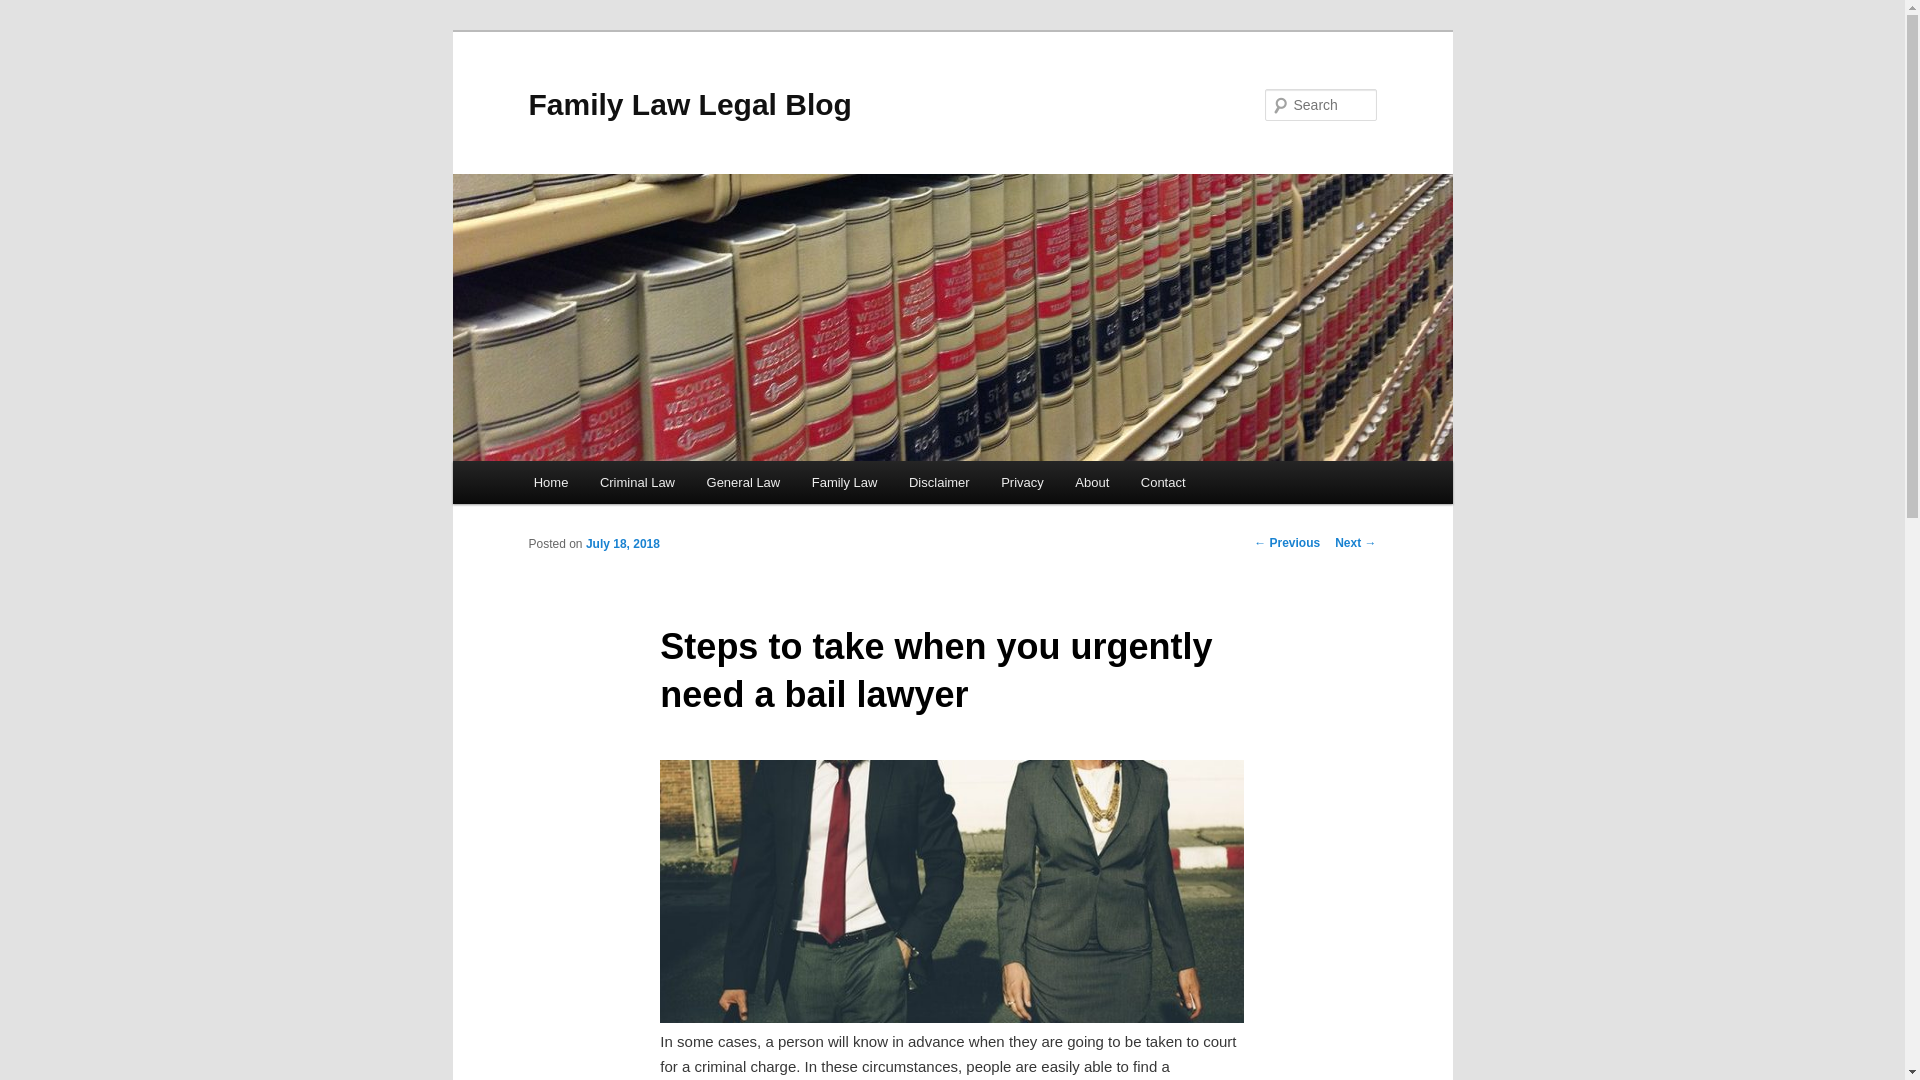  I want to click on 'July 18, 2018', so click(622, 543).